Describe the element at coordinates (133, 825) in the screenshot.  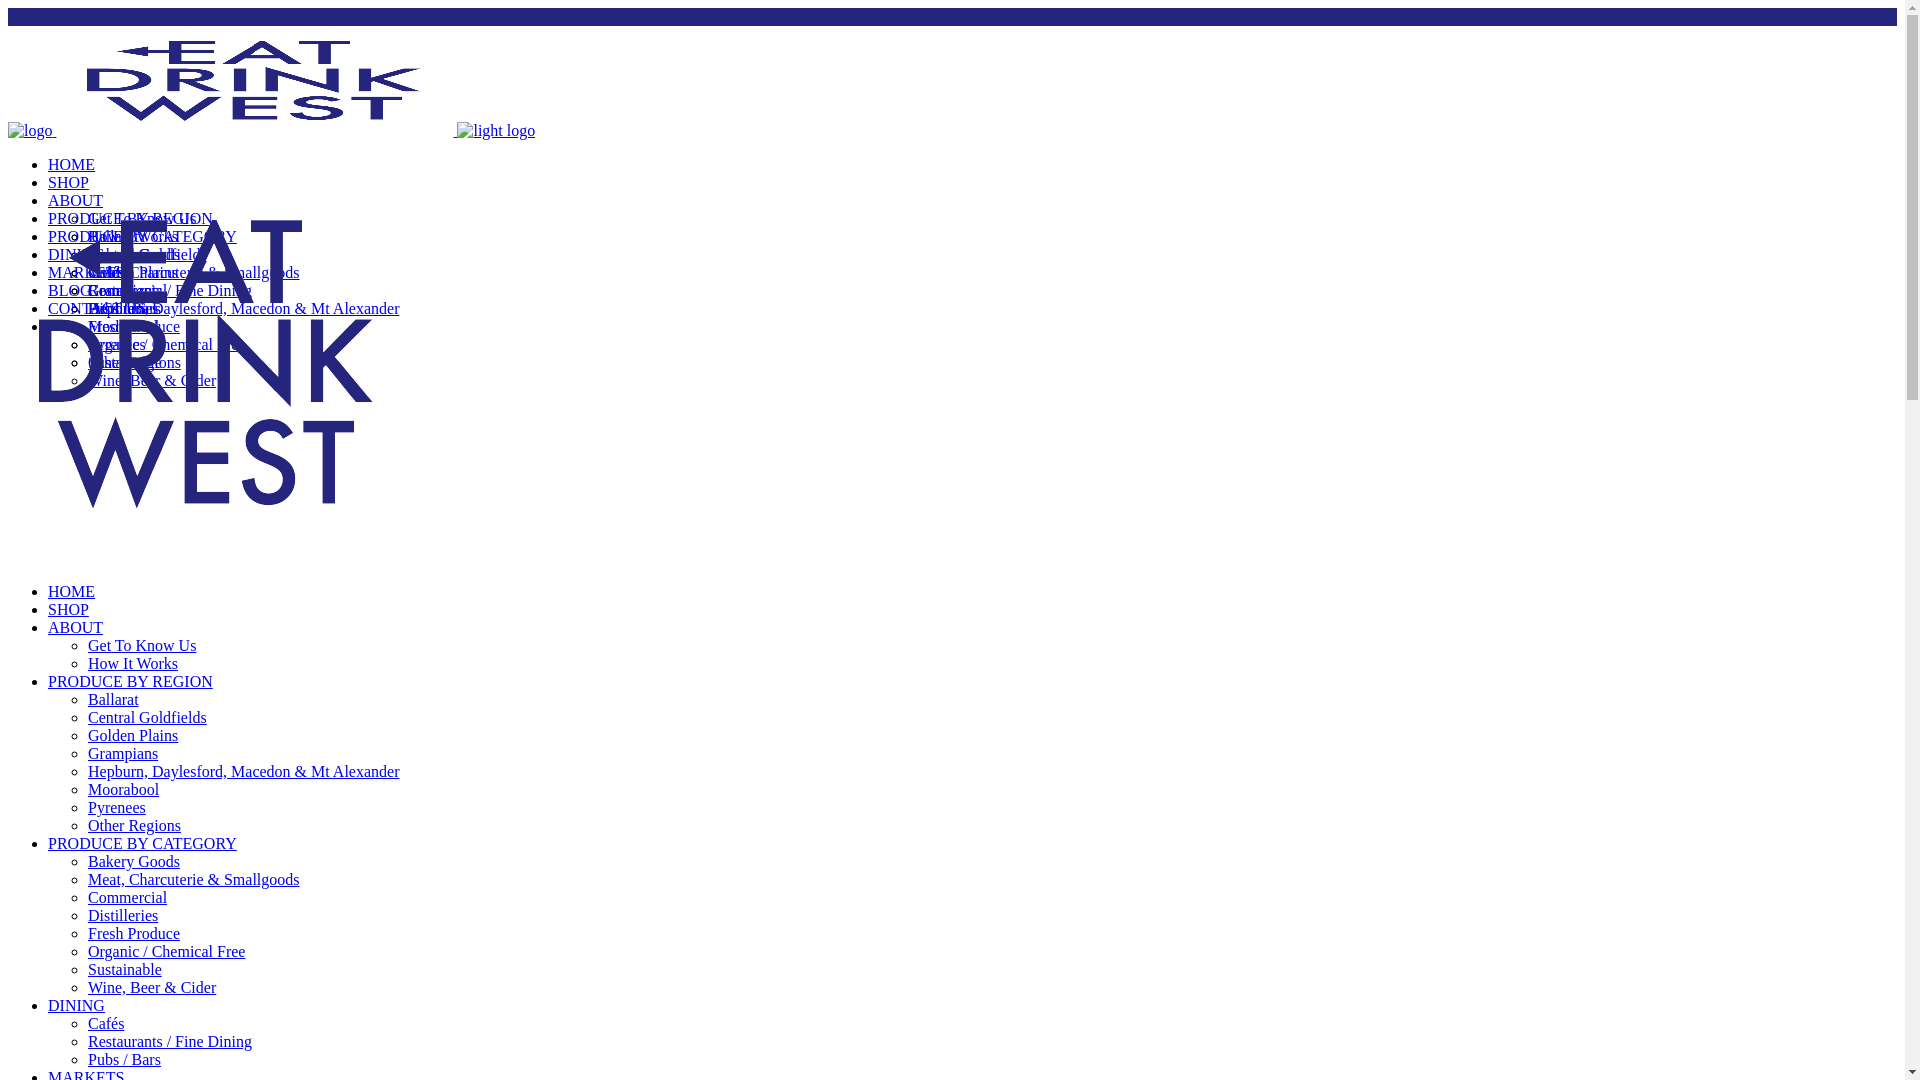
I see `'Other Regions'` at that location.